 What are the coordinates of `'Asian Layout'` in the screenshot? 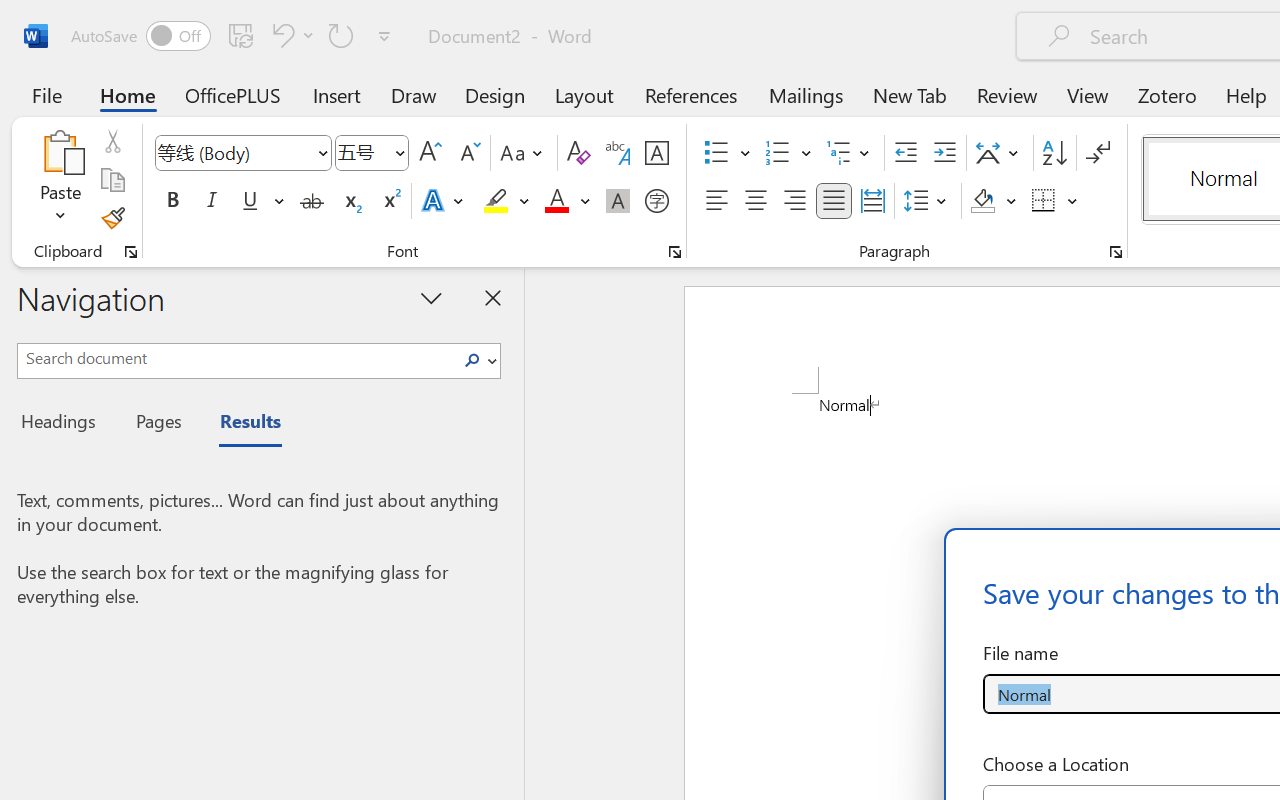 It's located at (1000, 153).